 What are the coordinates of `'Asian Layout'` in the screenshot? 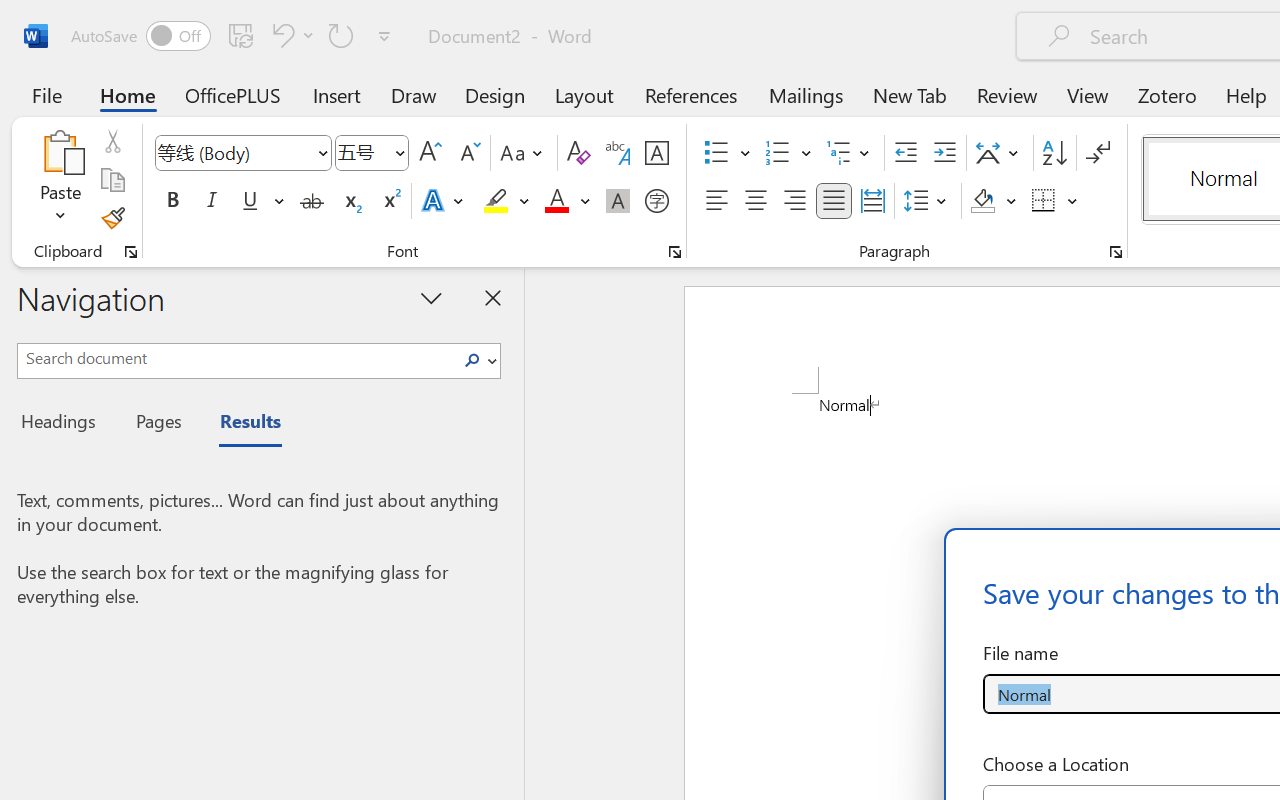 It's located at (1000, 153).